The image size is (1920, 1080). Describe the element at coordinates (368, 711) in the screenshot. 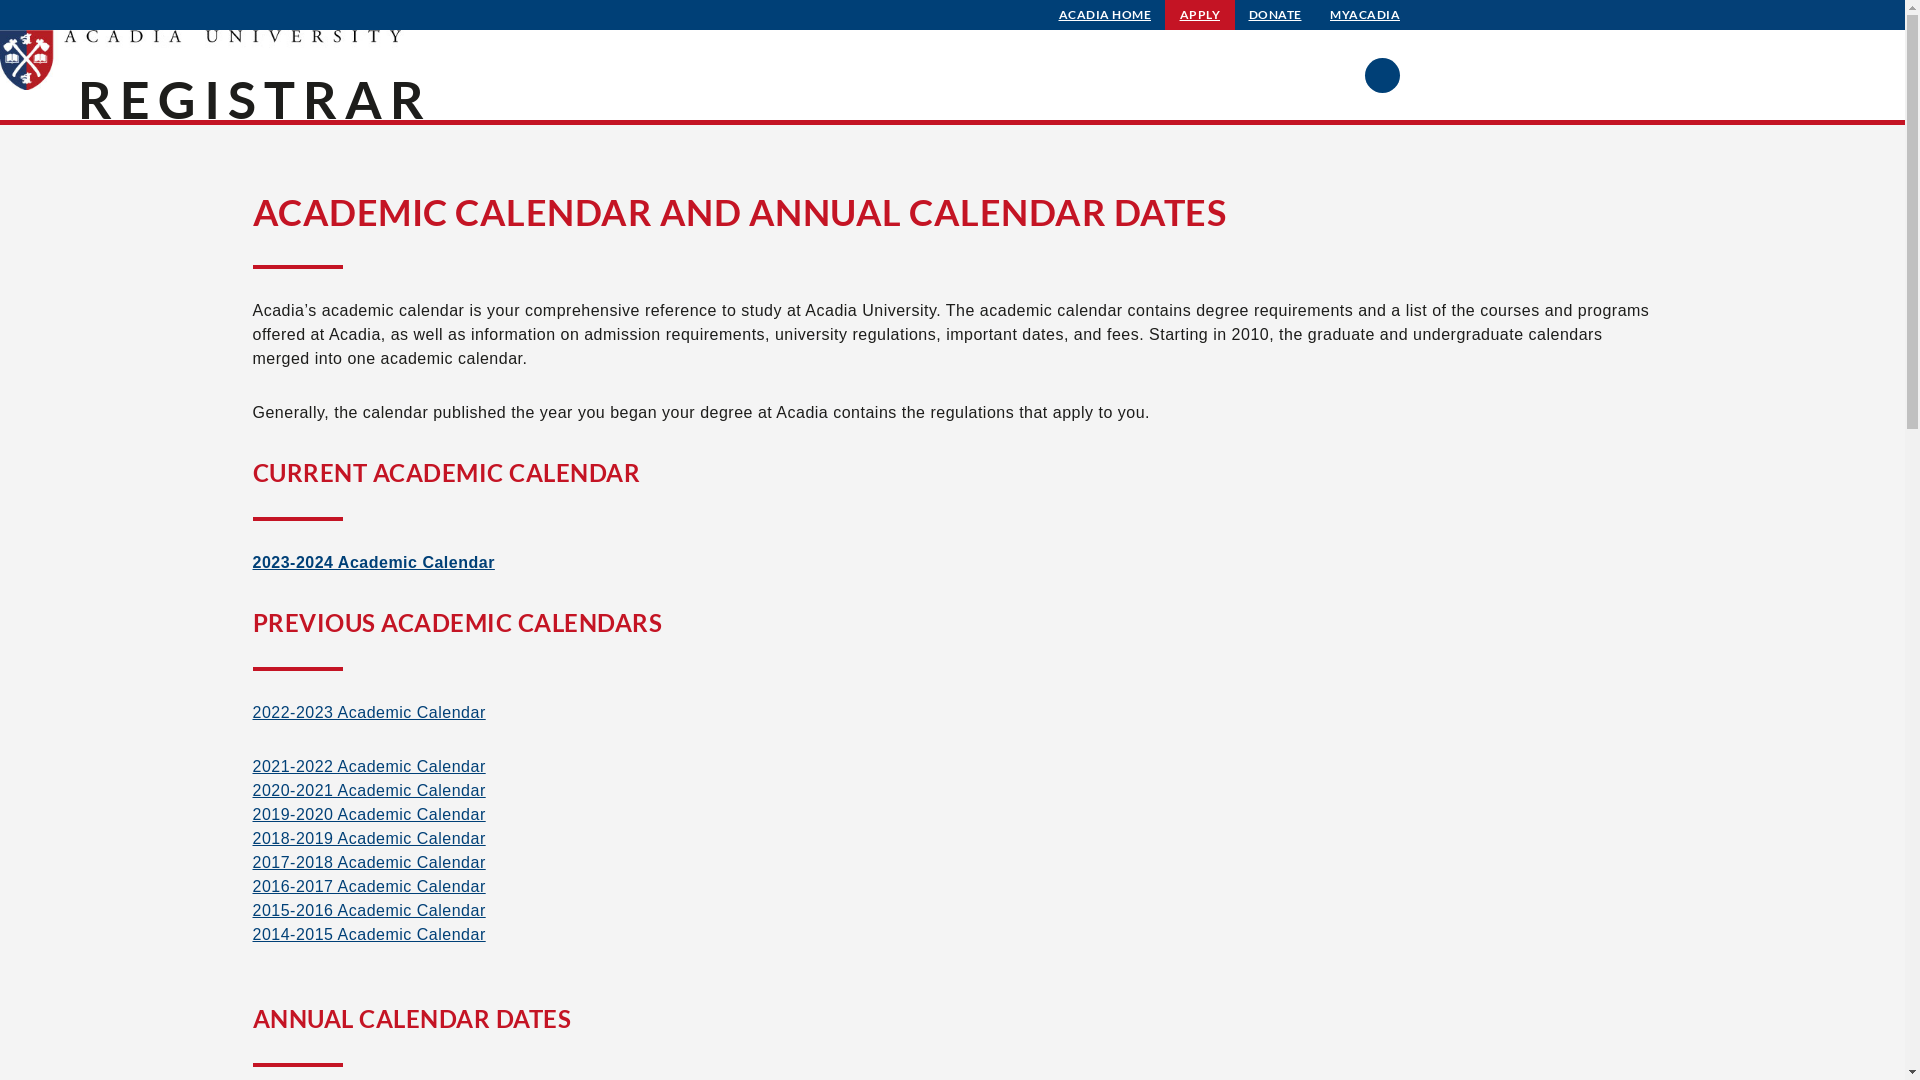

I see `'2022-2023 Academic Calendar'` at that location.